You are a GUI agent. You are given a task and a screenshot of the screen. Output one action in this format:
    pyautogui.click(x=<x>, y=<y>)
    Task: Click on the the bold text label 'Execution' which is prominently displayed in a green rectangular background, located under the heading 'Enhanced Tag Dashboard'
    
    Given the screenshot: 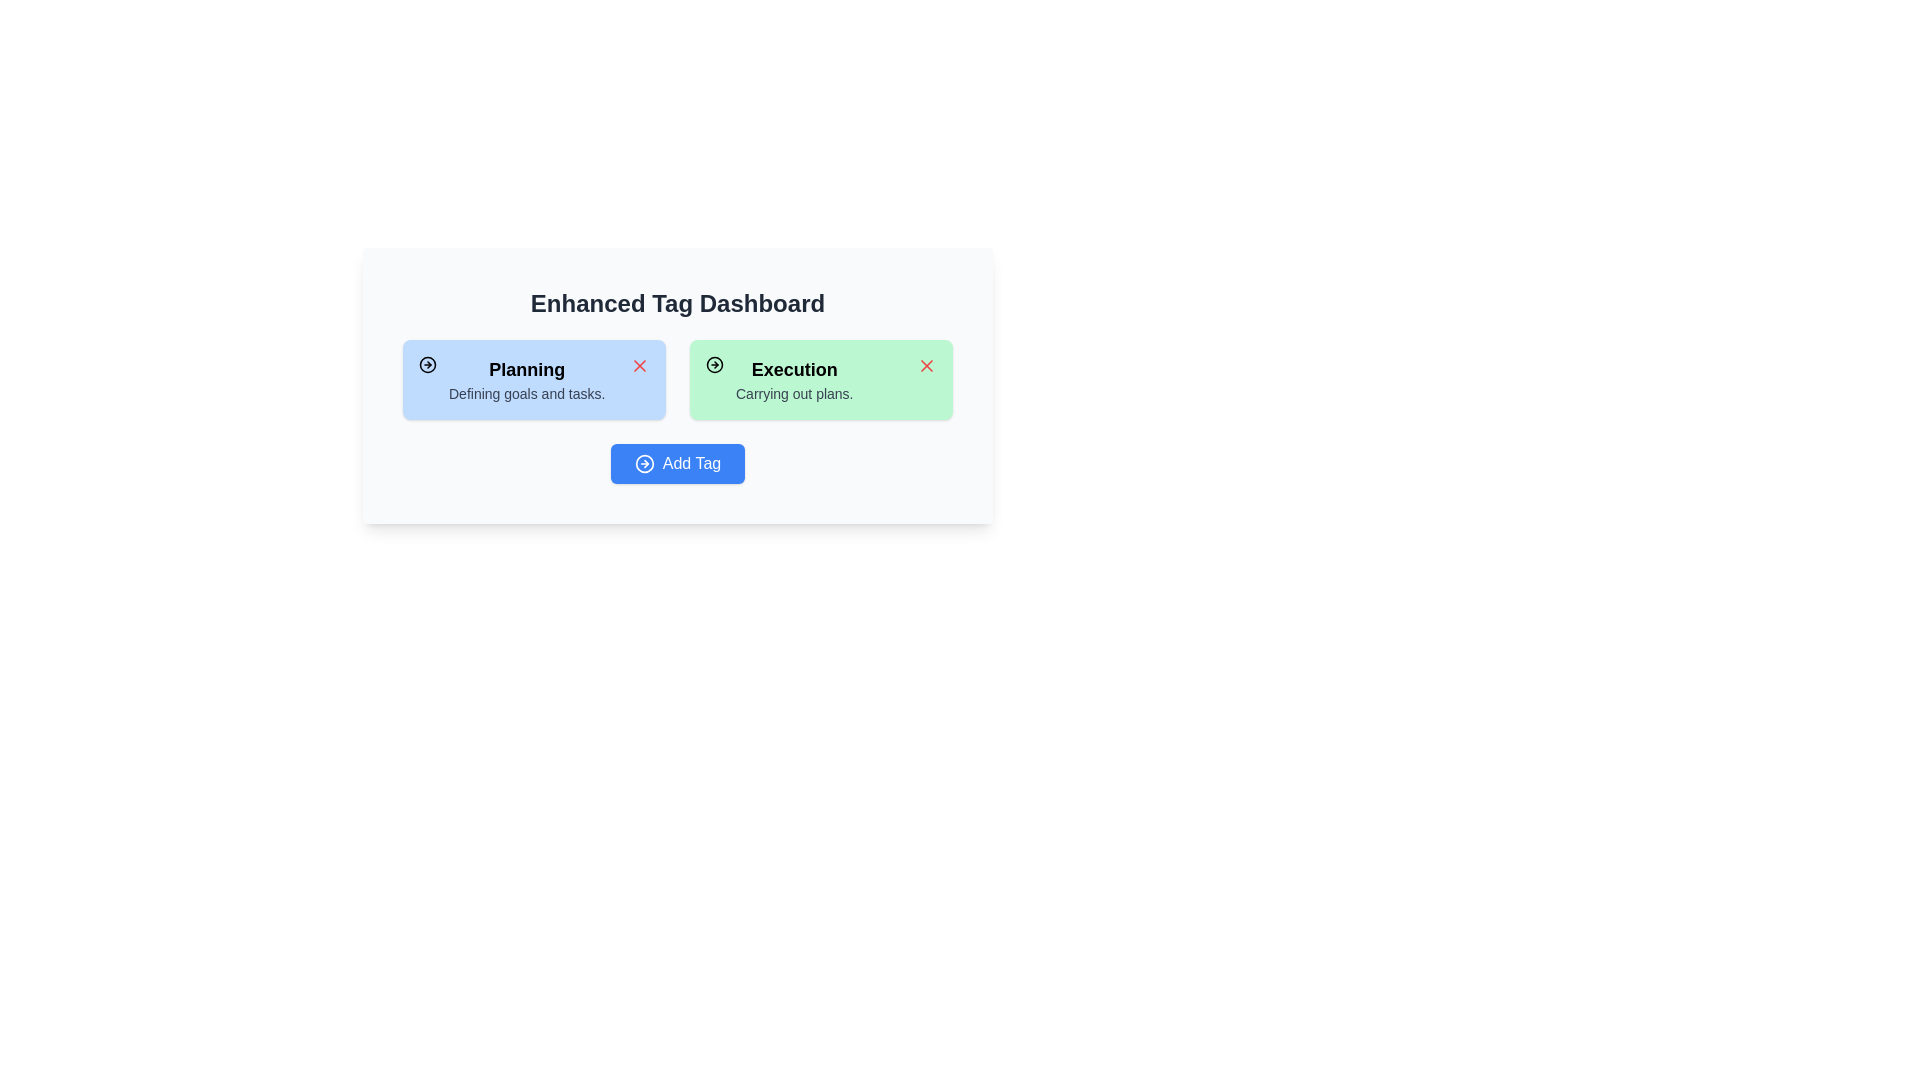 What is the action you would take?
    pyautogui.click(x=793, y=370)
    